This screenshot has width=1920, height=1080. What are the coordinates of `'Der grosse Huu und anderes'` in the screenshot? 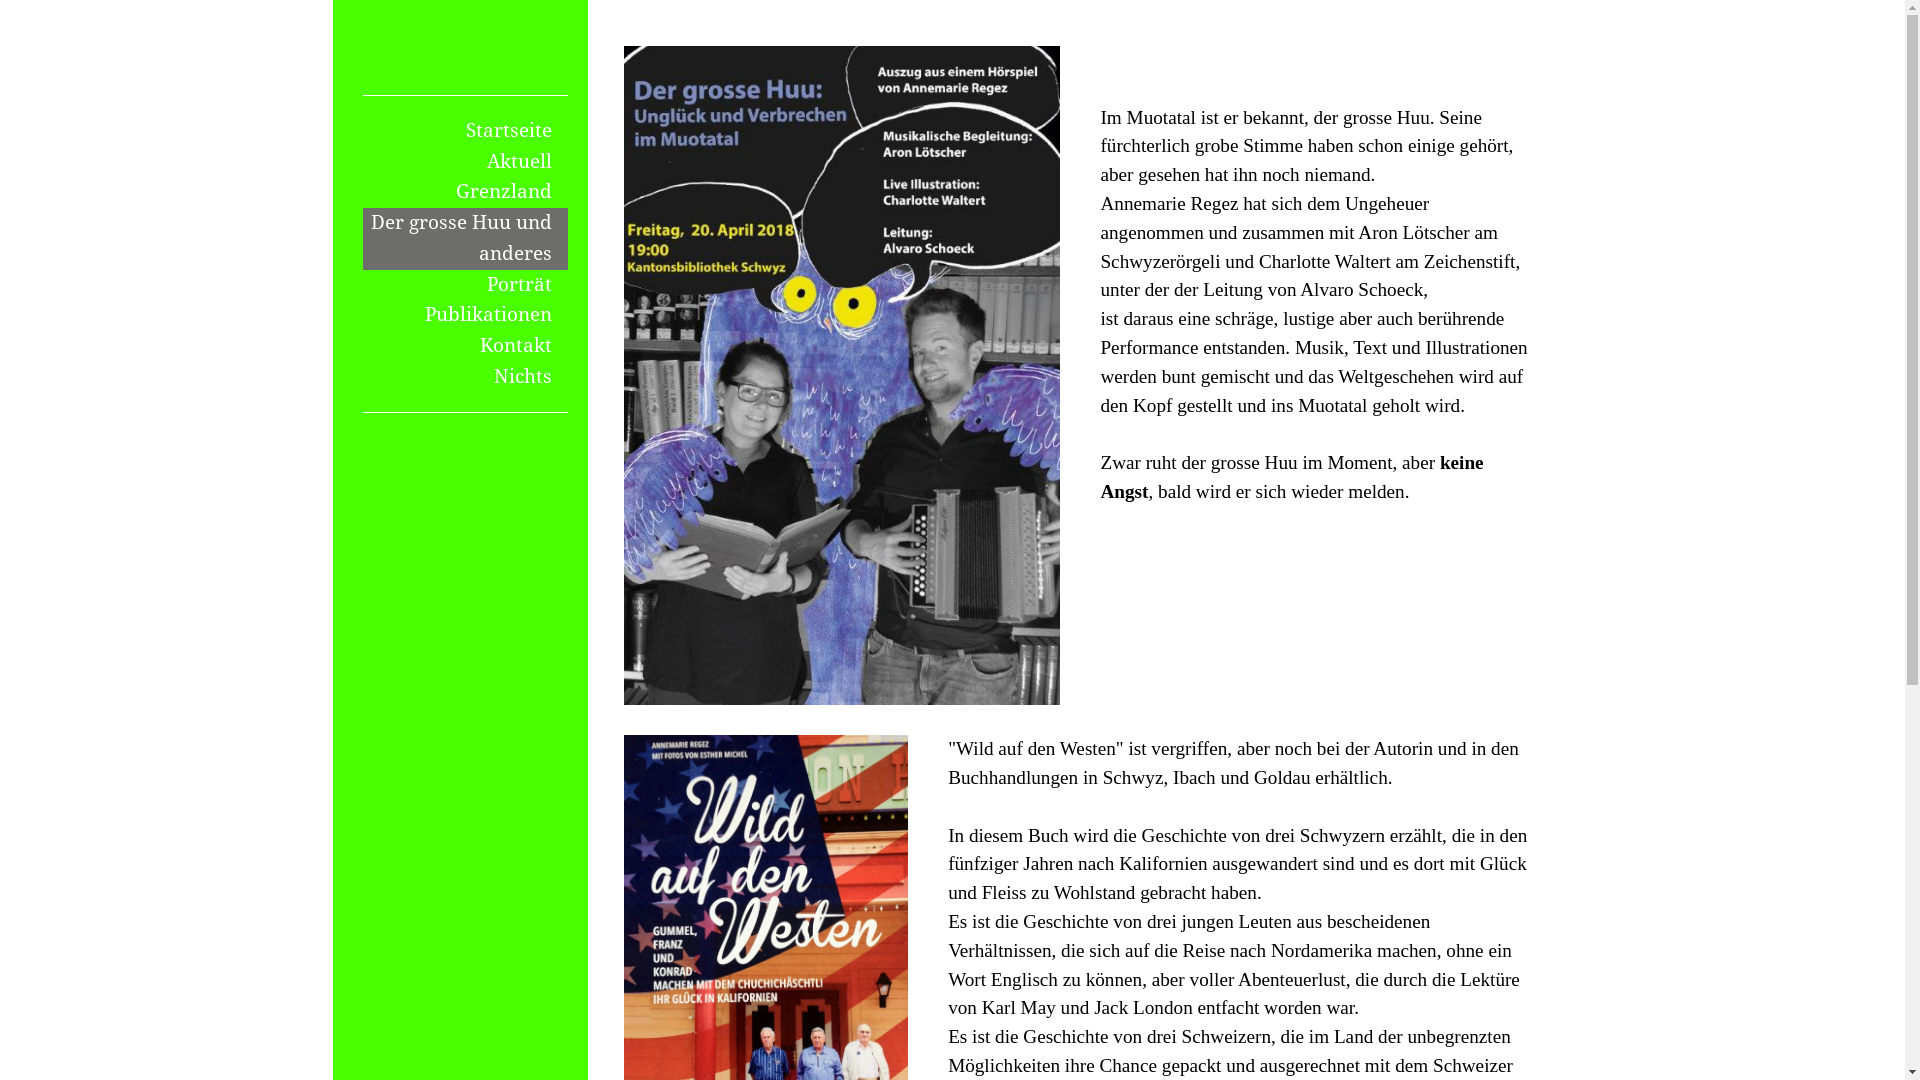 It's located at (464, 237).